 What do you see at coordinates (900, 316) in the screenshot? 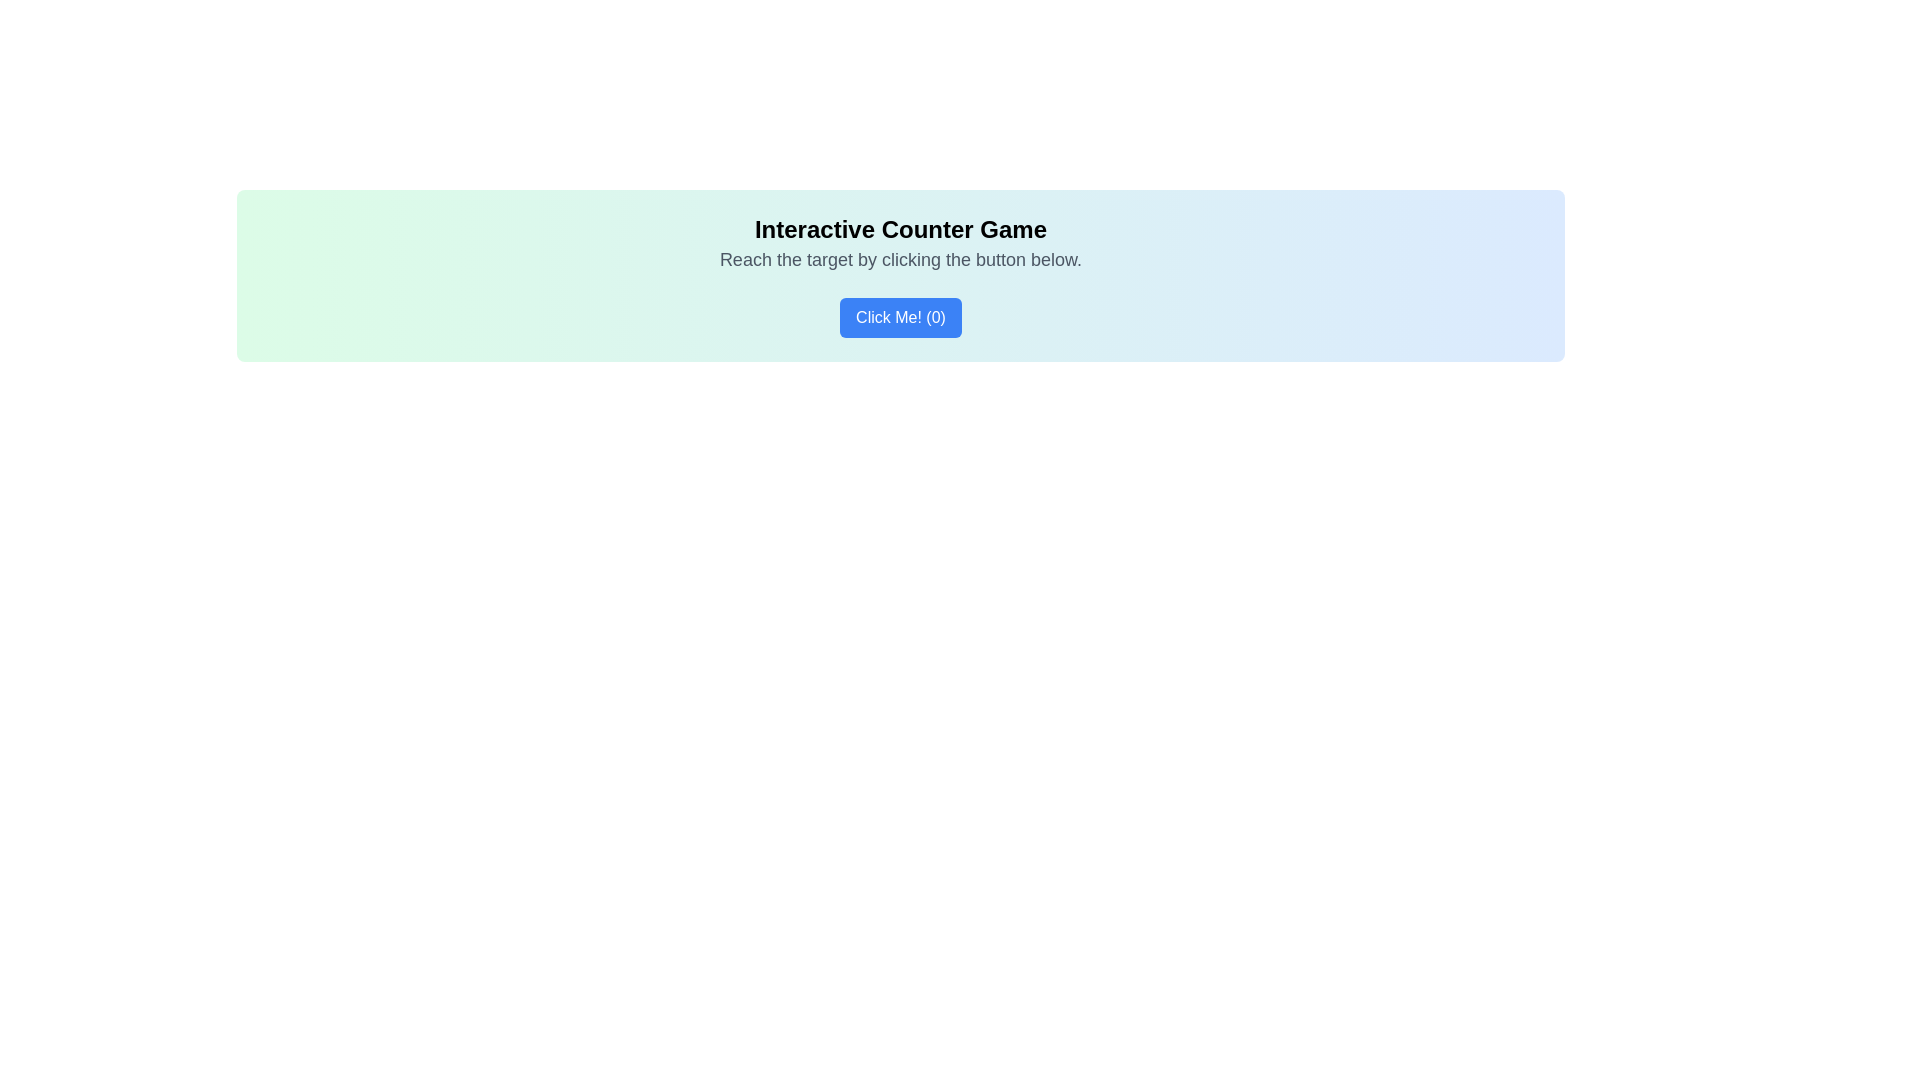
I see `the interactive button in the game interface, located centrally below the text 'Interactive Counter Game' and 'Reach the target by clicking the button below.'` at bounding box center [900, 316].